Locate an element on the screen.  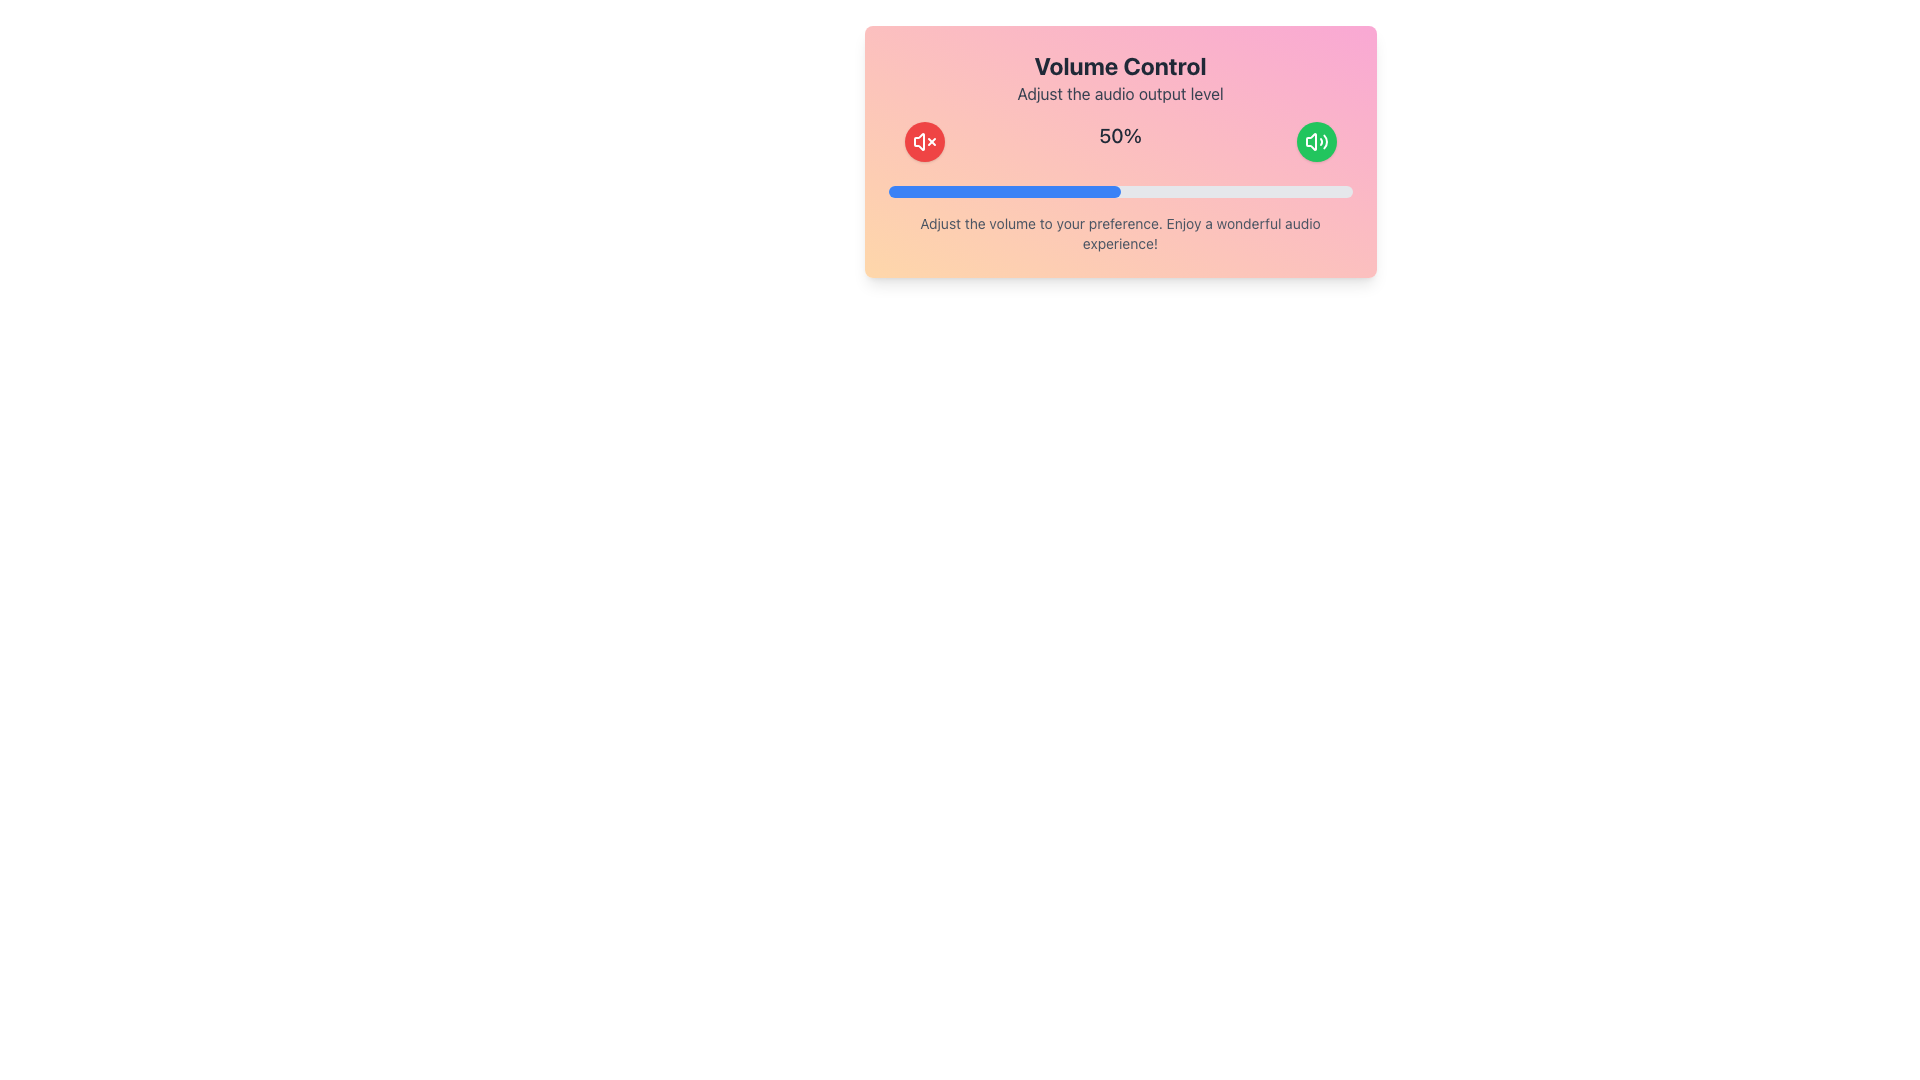
the volume is located at coordinates (981, 192).